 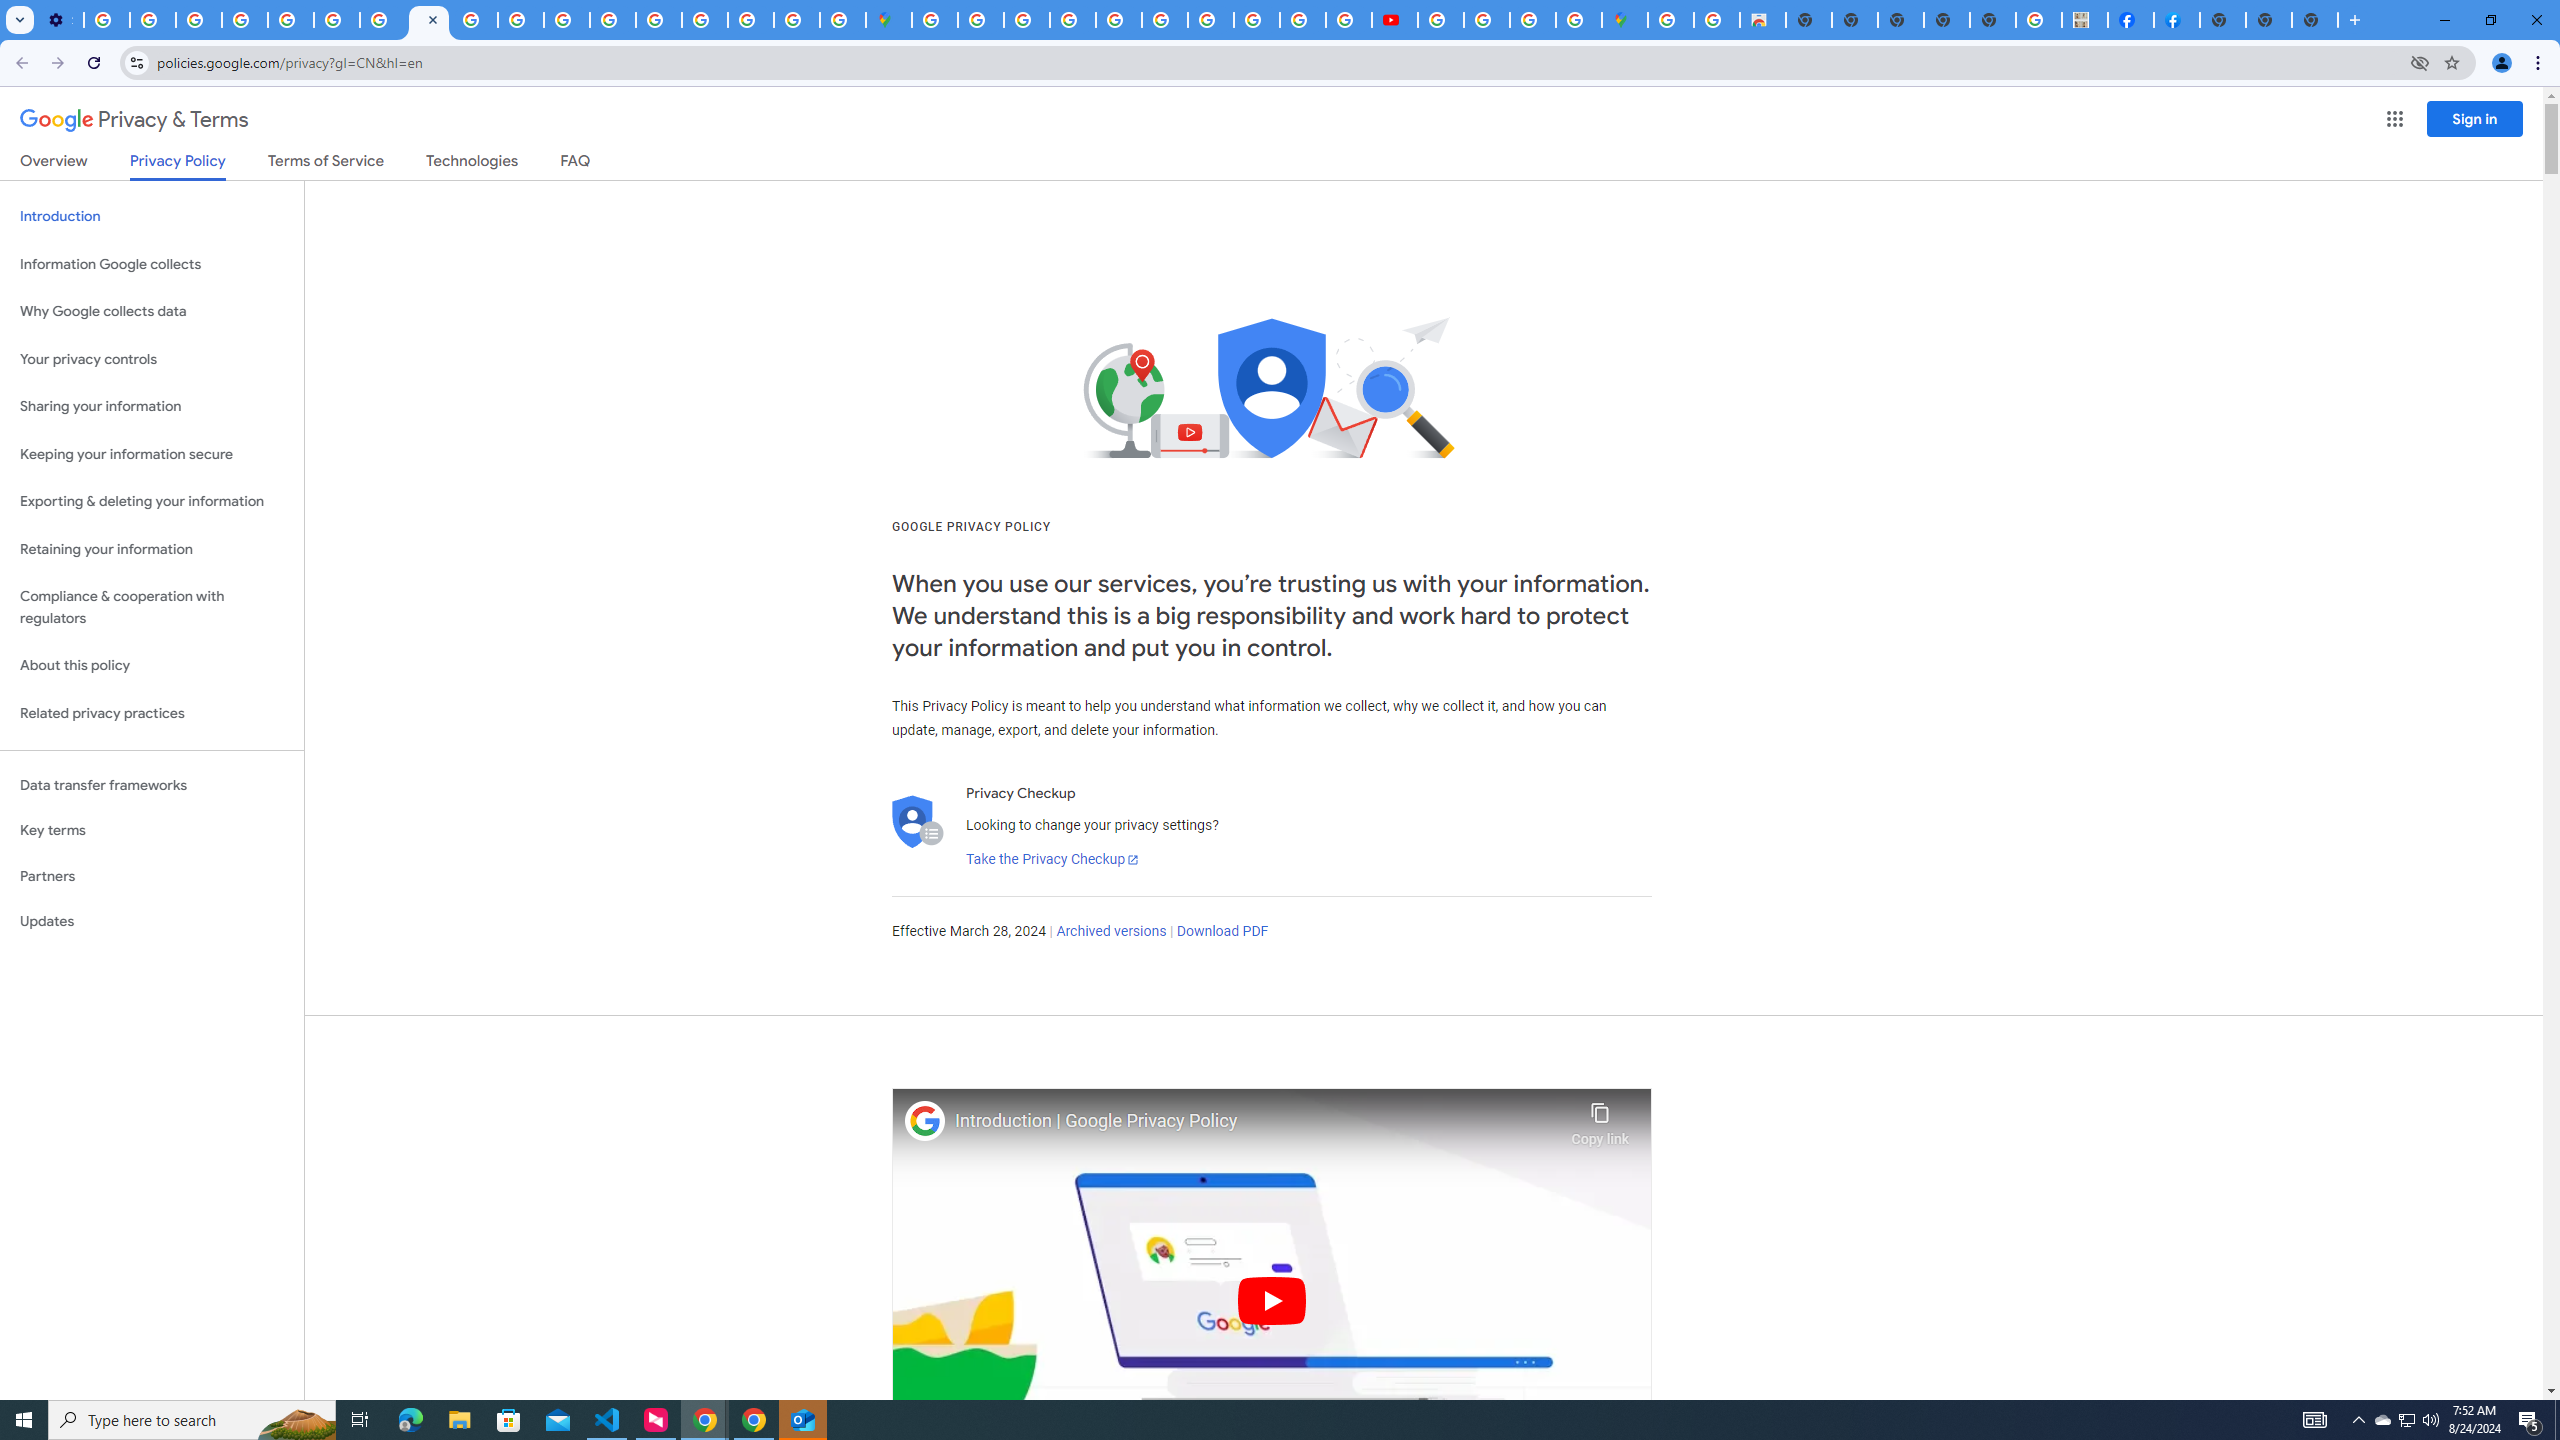 What do you see at coordinates (151, 608) in the screenshot?
I see `'Compliance & cooperation with regulators'` at bounding box center [151, 608].